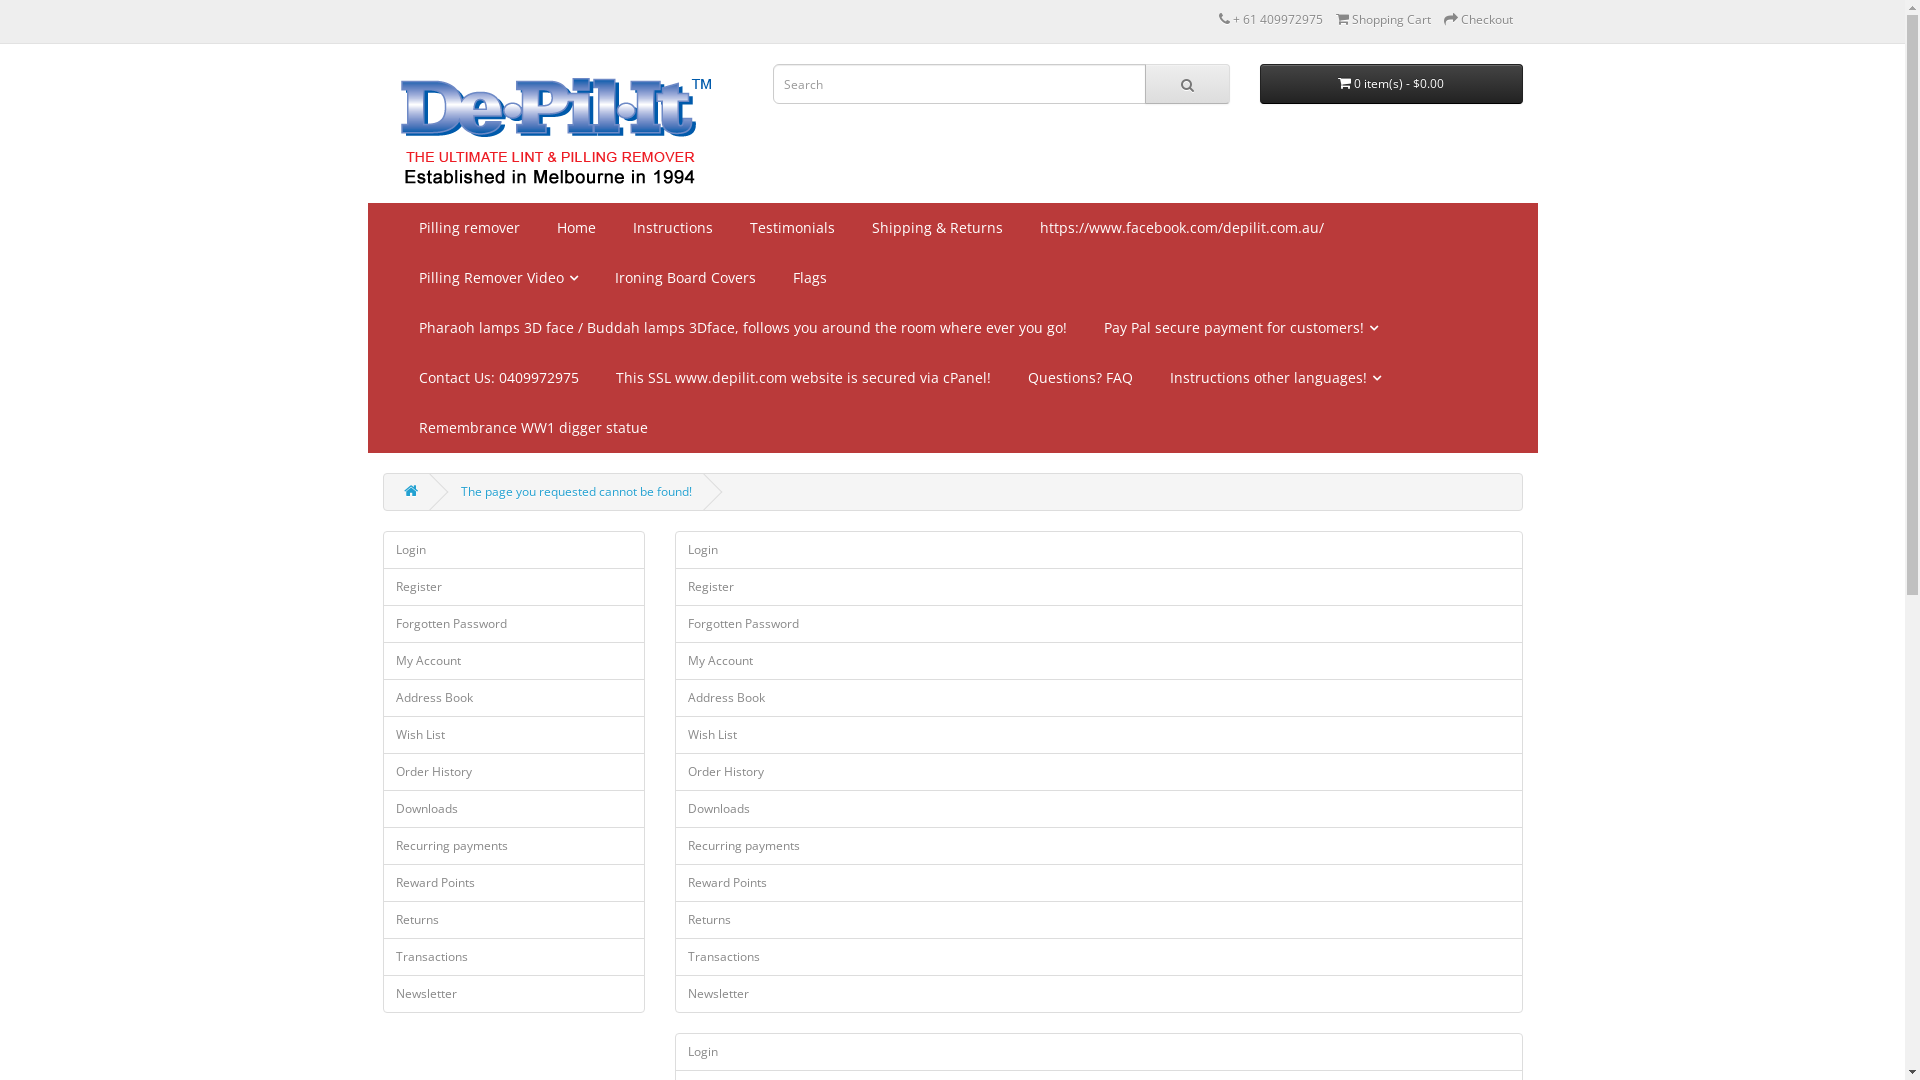 This screenshot has height=1080, width=1920. Describe the element at coordinates (495, 277) in the screenshot. I see `'Pilling Remover Video'` at that location.